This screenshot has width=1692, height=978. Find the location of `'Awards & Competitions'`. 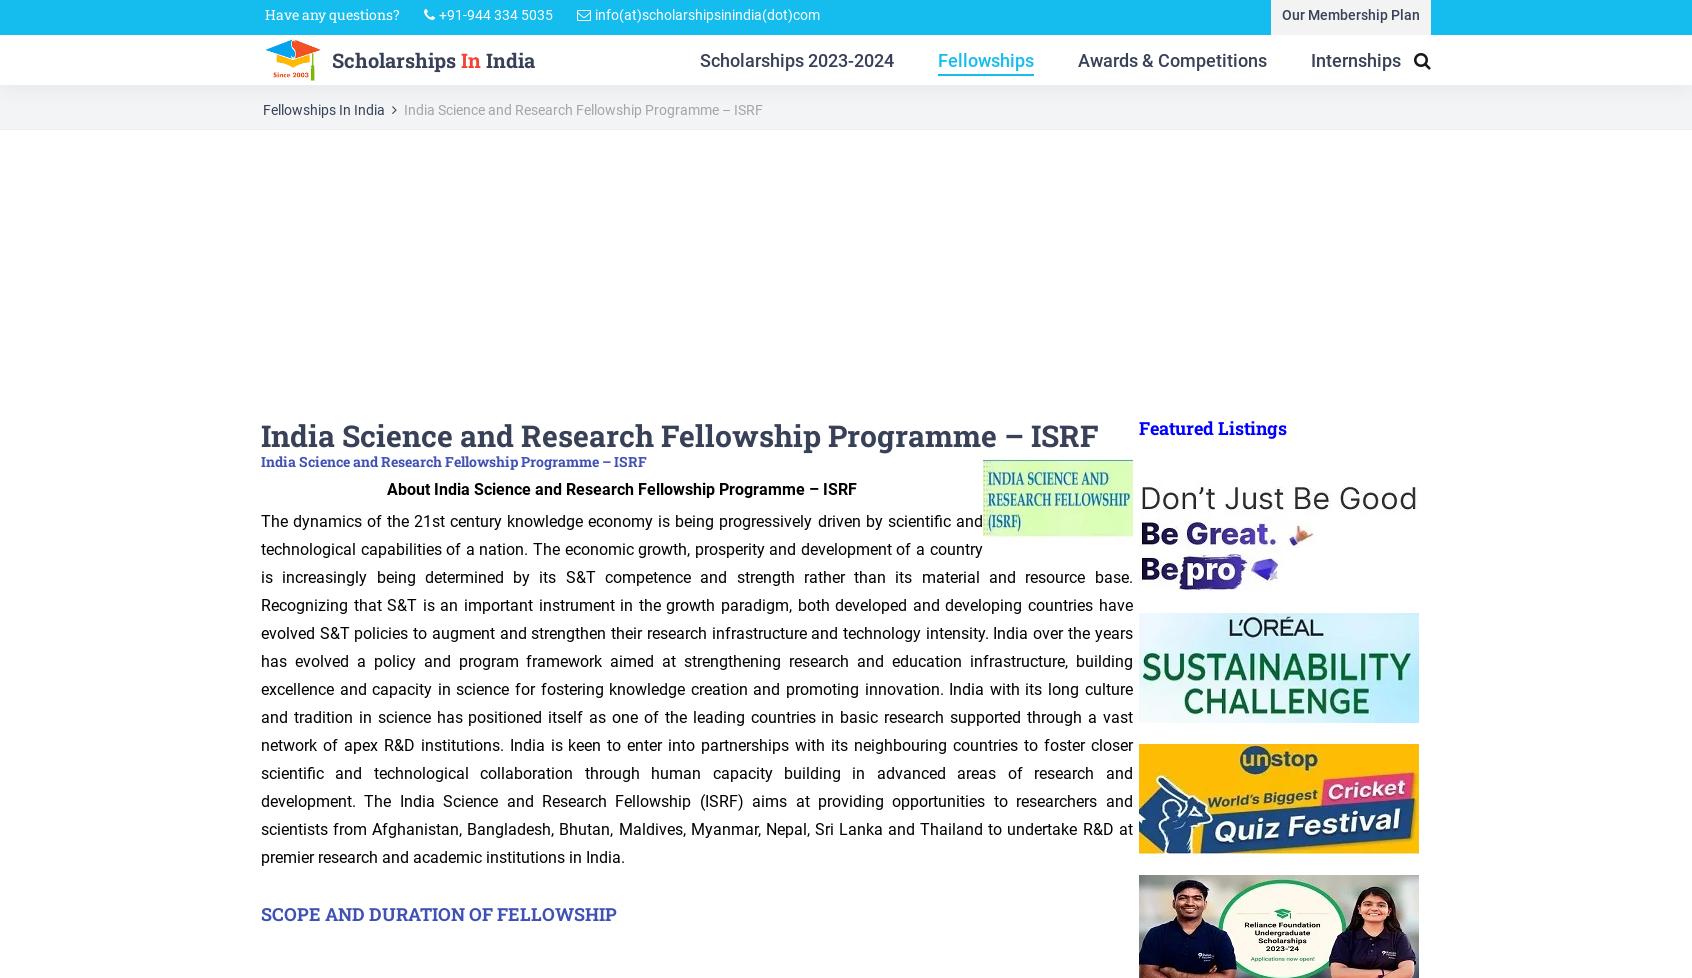

'Awards & Competitions' is located at coordinates (1171, 64).